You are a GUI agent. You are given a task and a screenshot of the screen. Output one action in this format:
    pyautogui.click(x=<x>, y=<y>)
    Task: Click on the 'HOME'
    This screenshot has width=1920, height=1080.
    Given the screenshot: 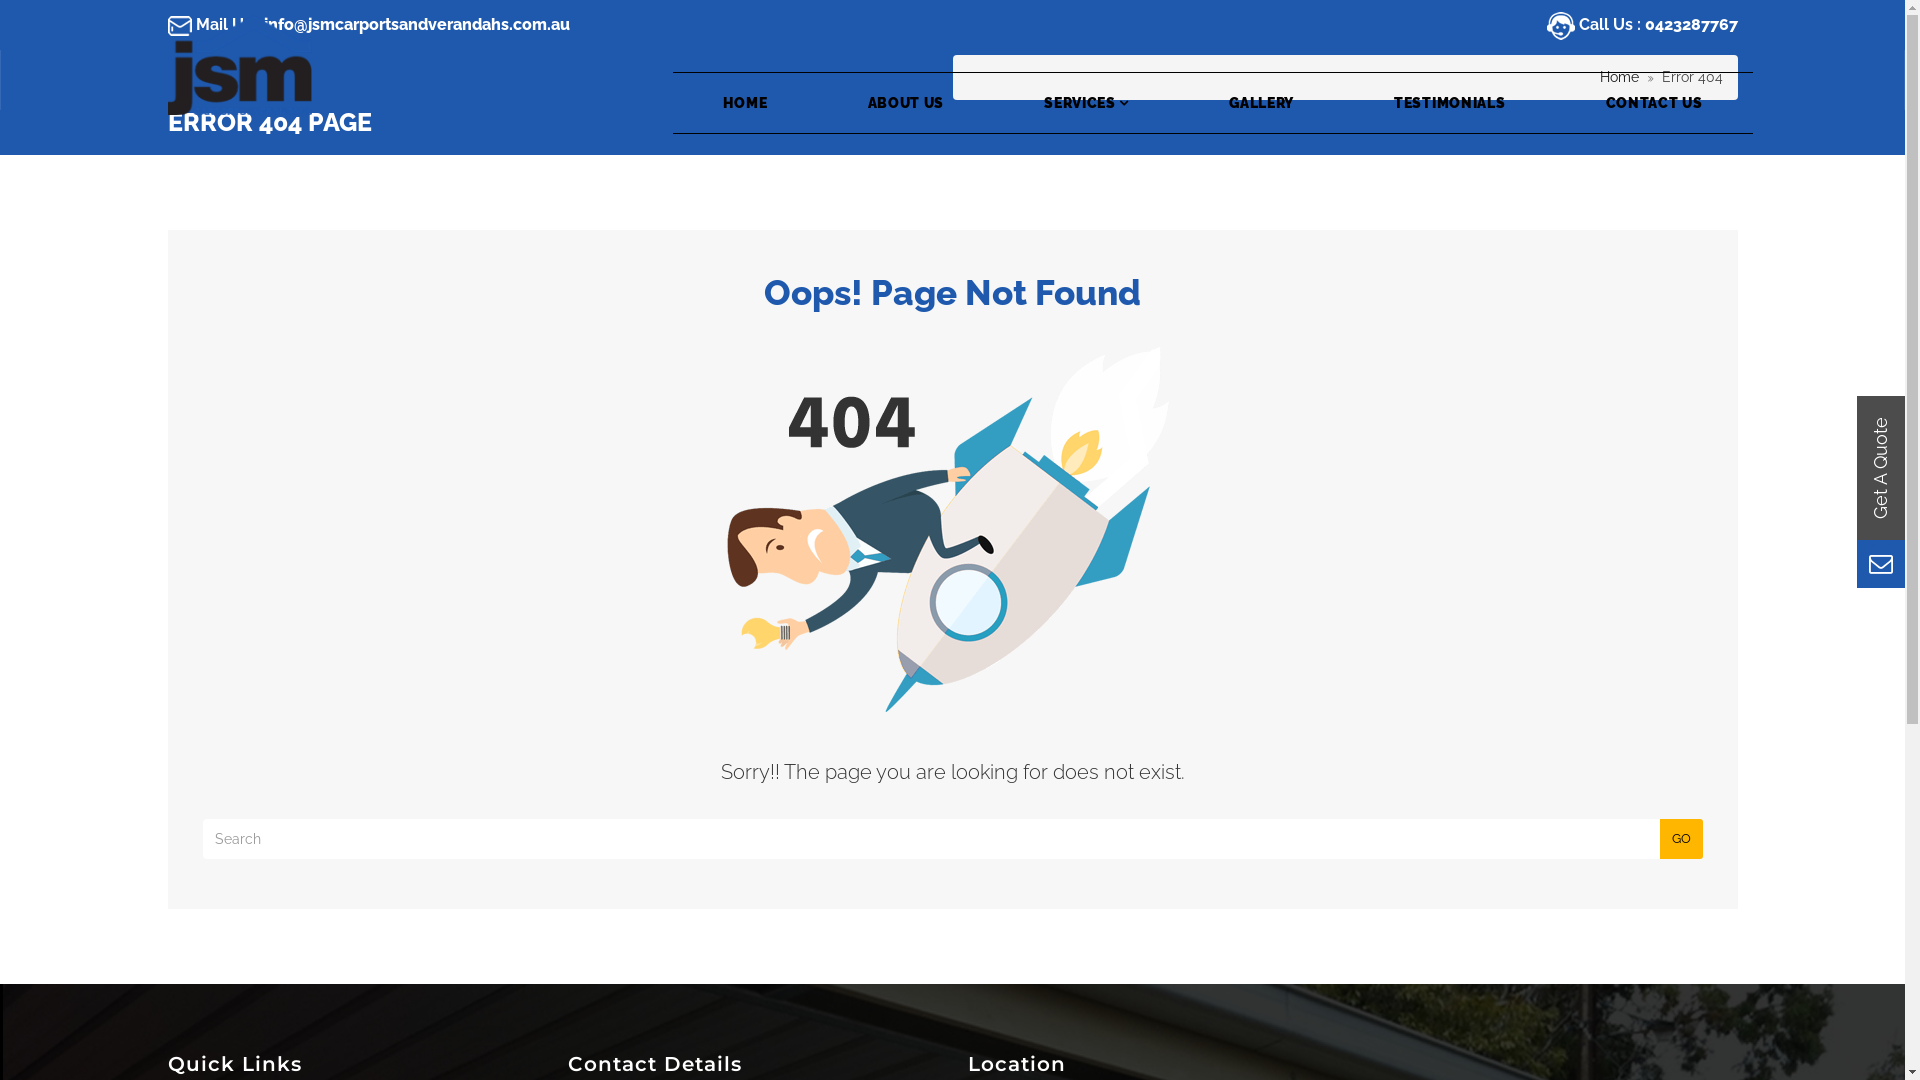 What is the action you would take?
    pyautogui.click(x=744, y=103)
    